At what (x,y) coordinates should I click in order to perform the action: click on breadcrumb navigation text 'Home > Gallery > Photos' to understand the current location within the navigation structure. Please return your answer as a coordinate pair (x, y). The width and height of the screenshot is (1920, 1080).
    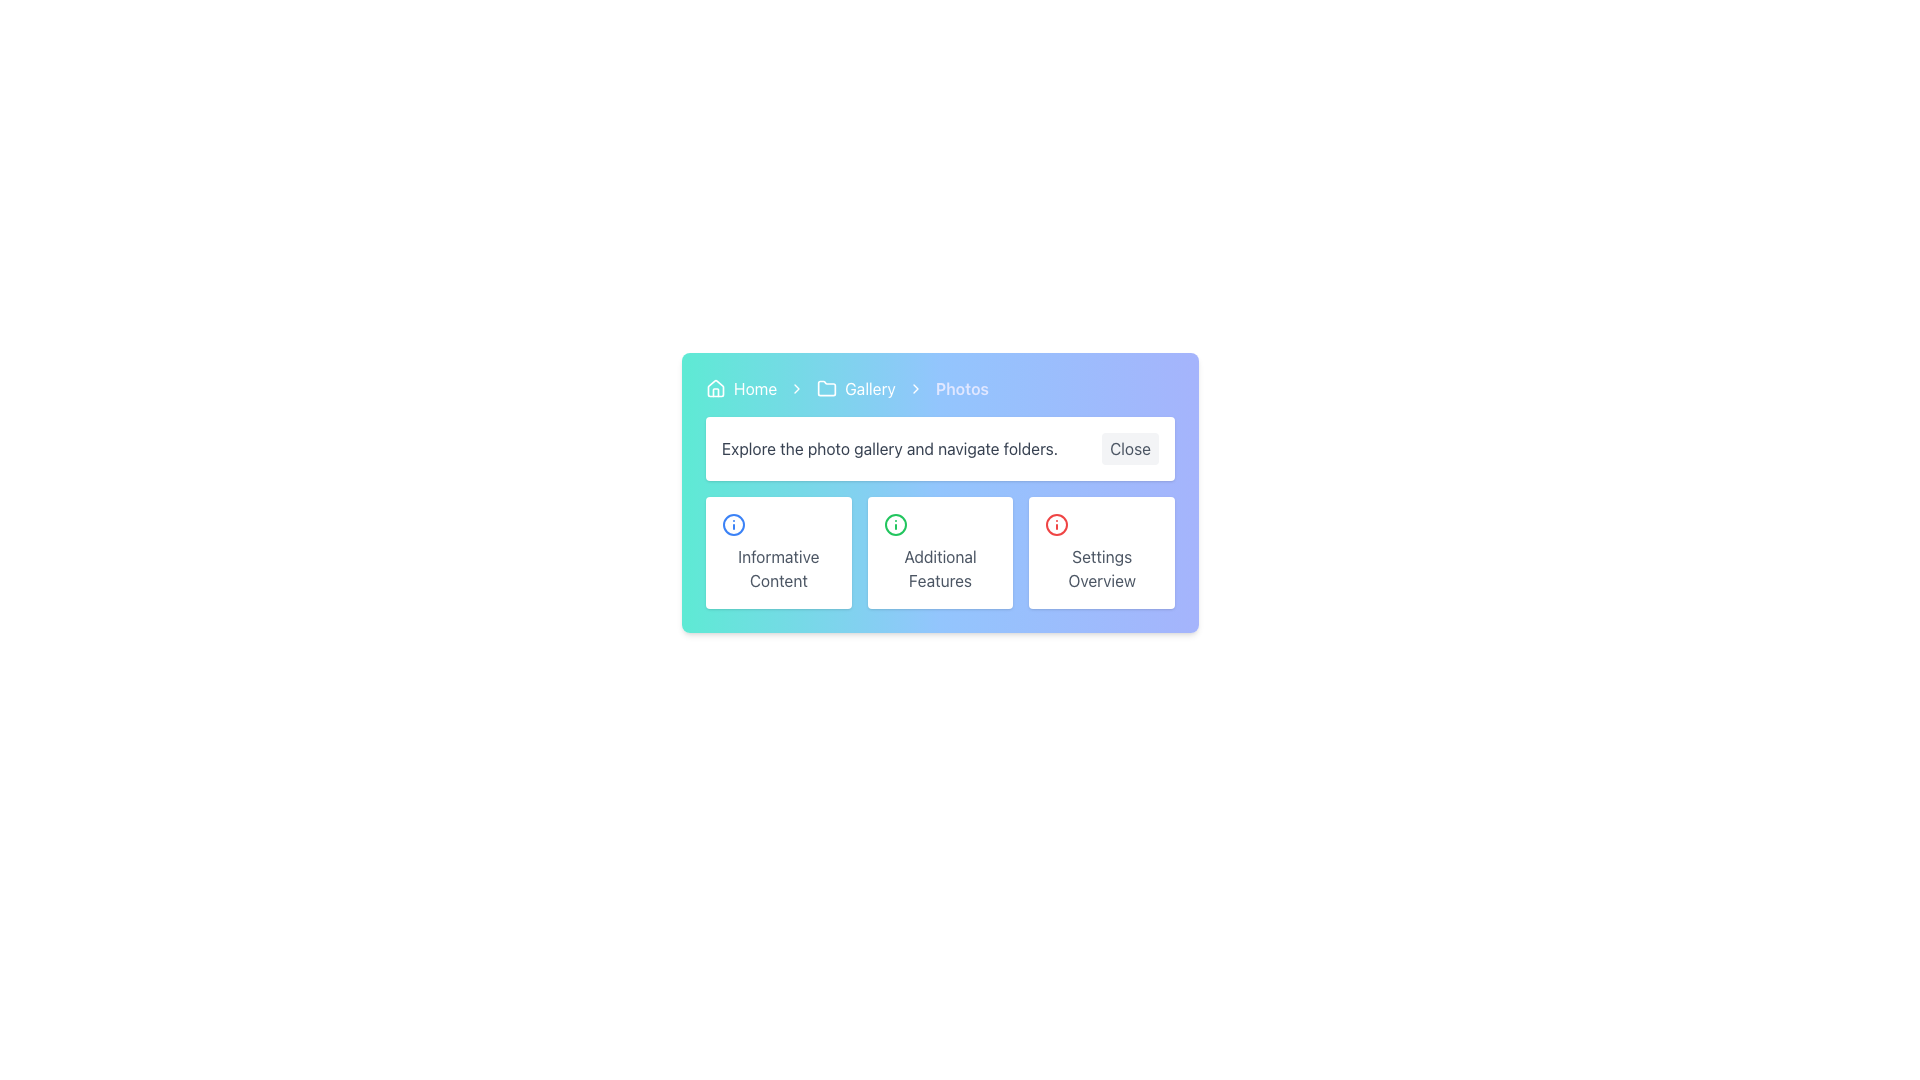
    Looking at the image, I should click on (939, 389).